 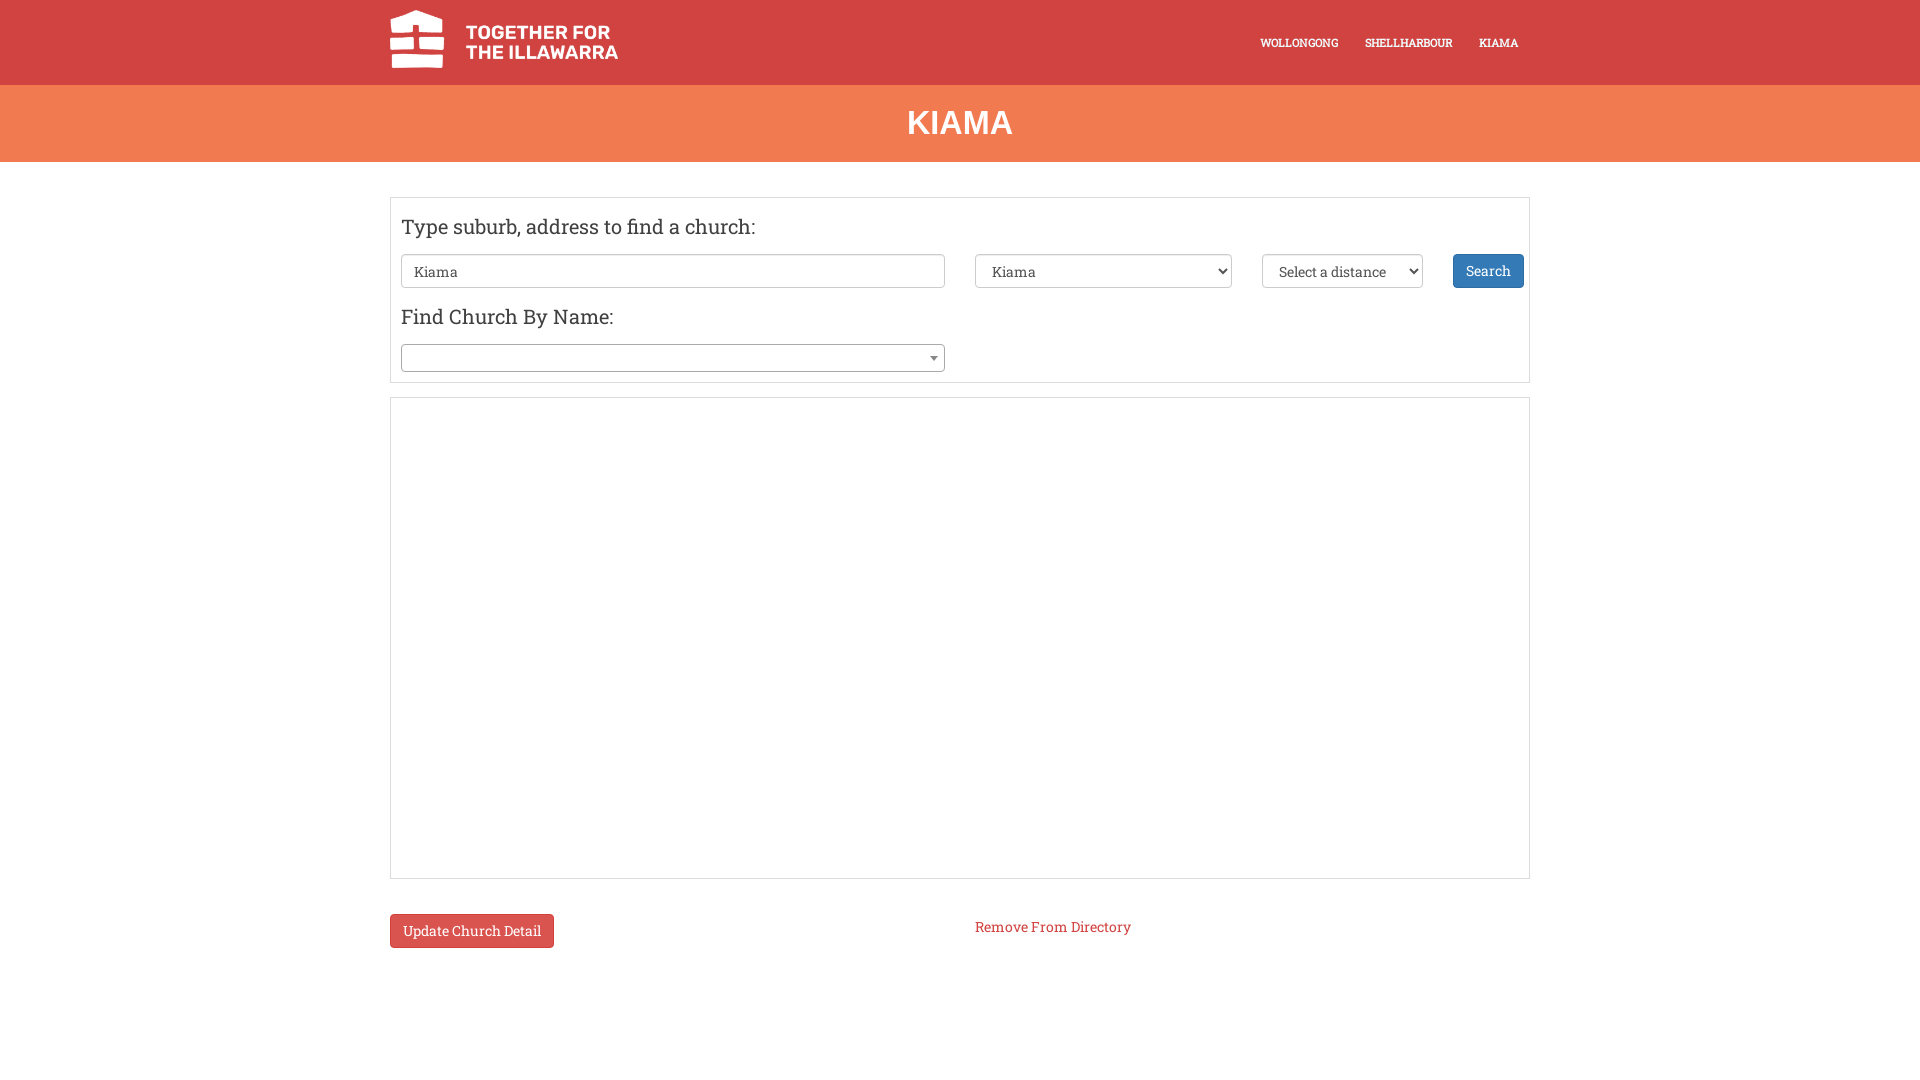 I want to click on 'Update Church Detail', so click(x=470, y=929).